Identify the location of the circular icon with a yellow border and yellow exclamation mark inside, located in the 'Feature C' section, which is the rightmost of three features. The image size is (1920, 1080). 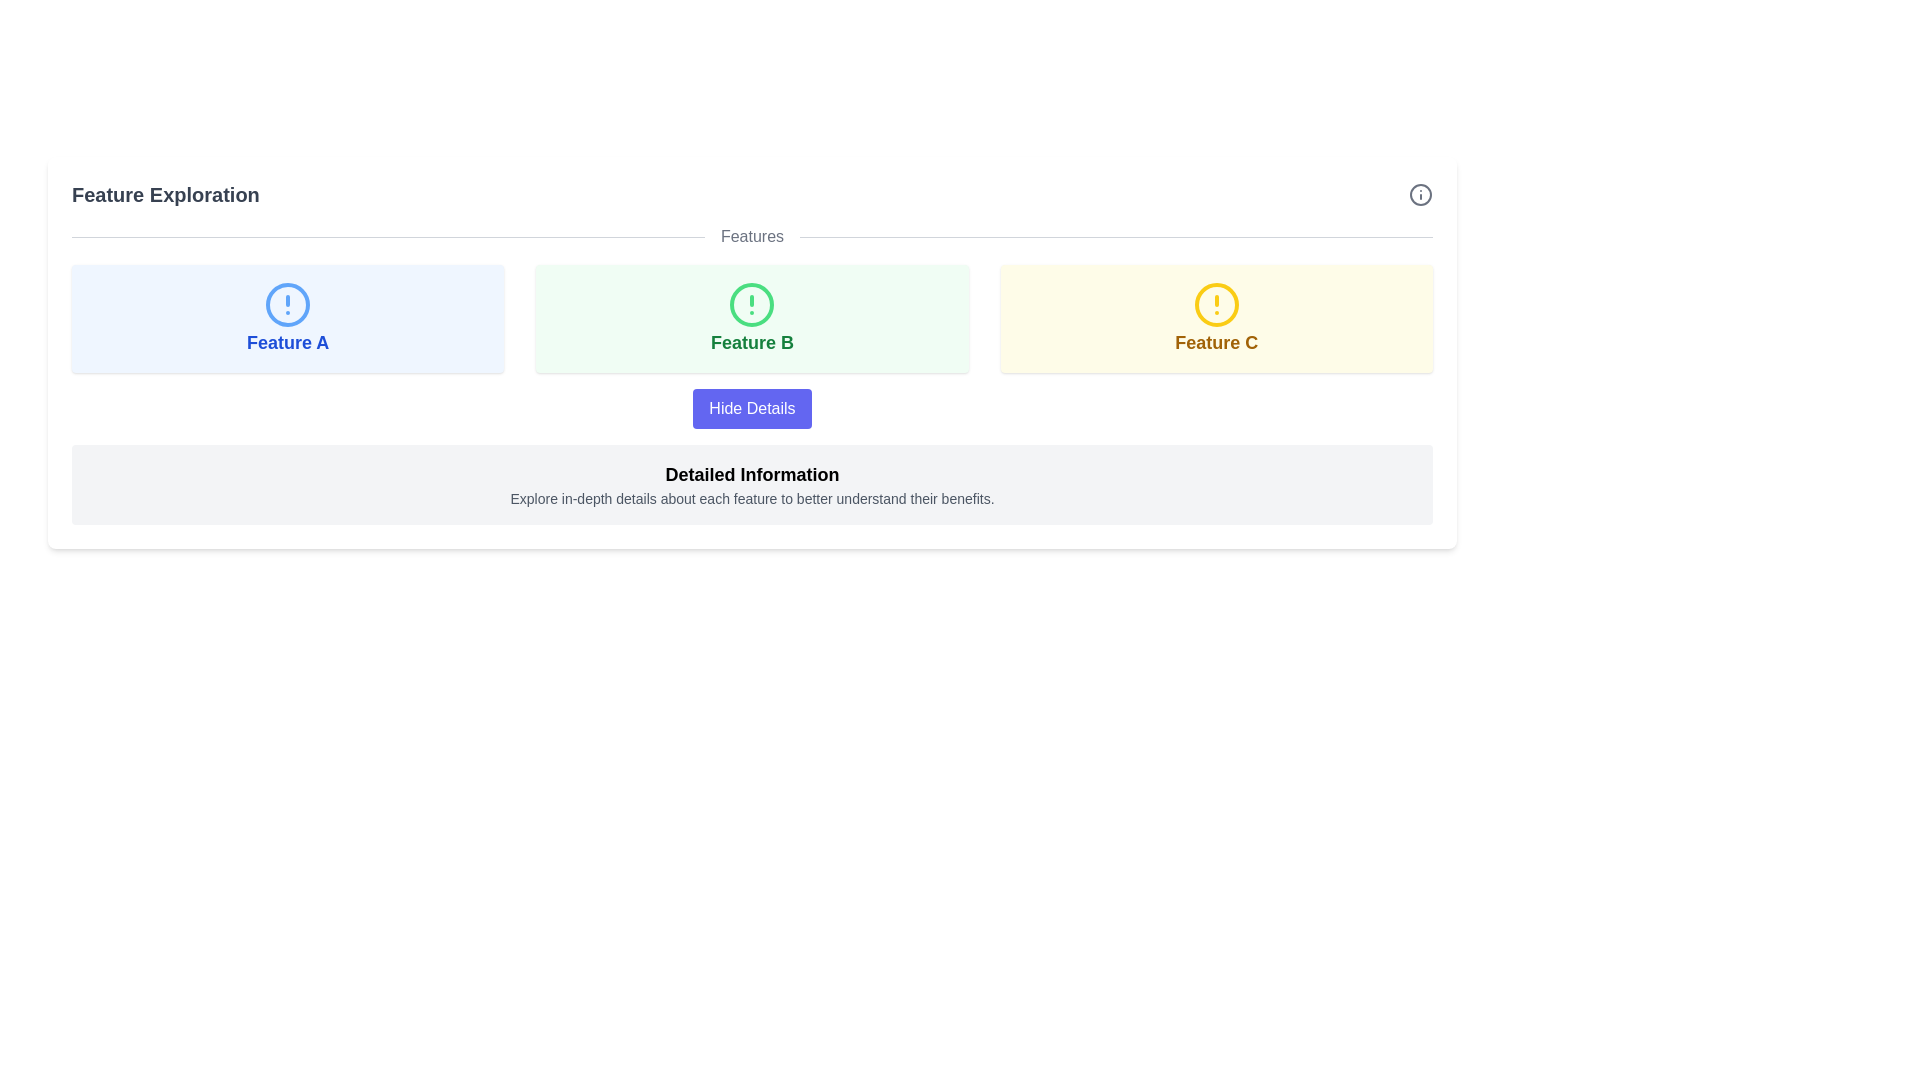
(1215, 304).